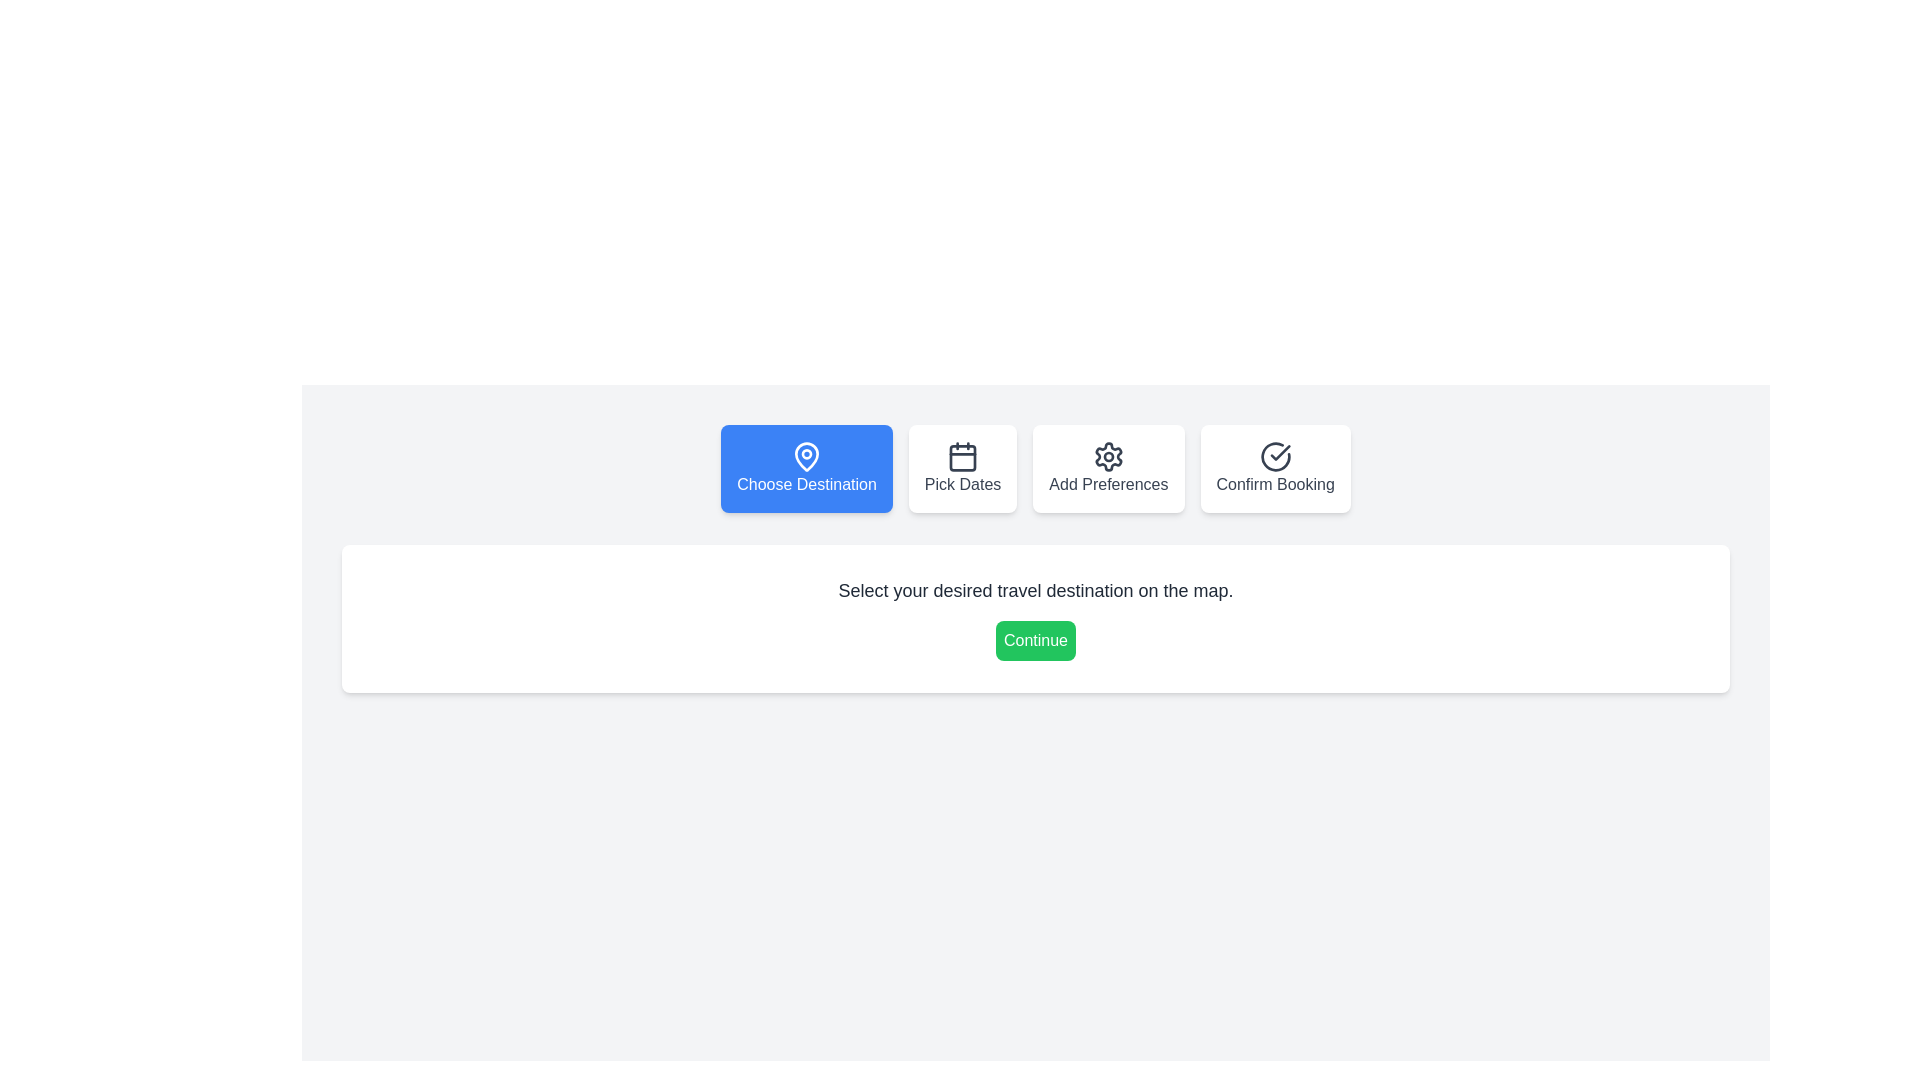 The height and width of the screenshot is (1080, 1920). What do you see at coordinates (1107, 469) in the screenshot?
I see `the step navigation button for Add Preferences` at bounding box center [1107, 469].